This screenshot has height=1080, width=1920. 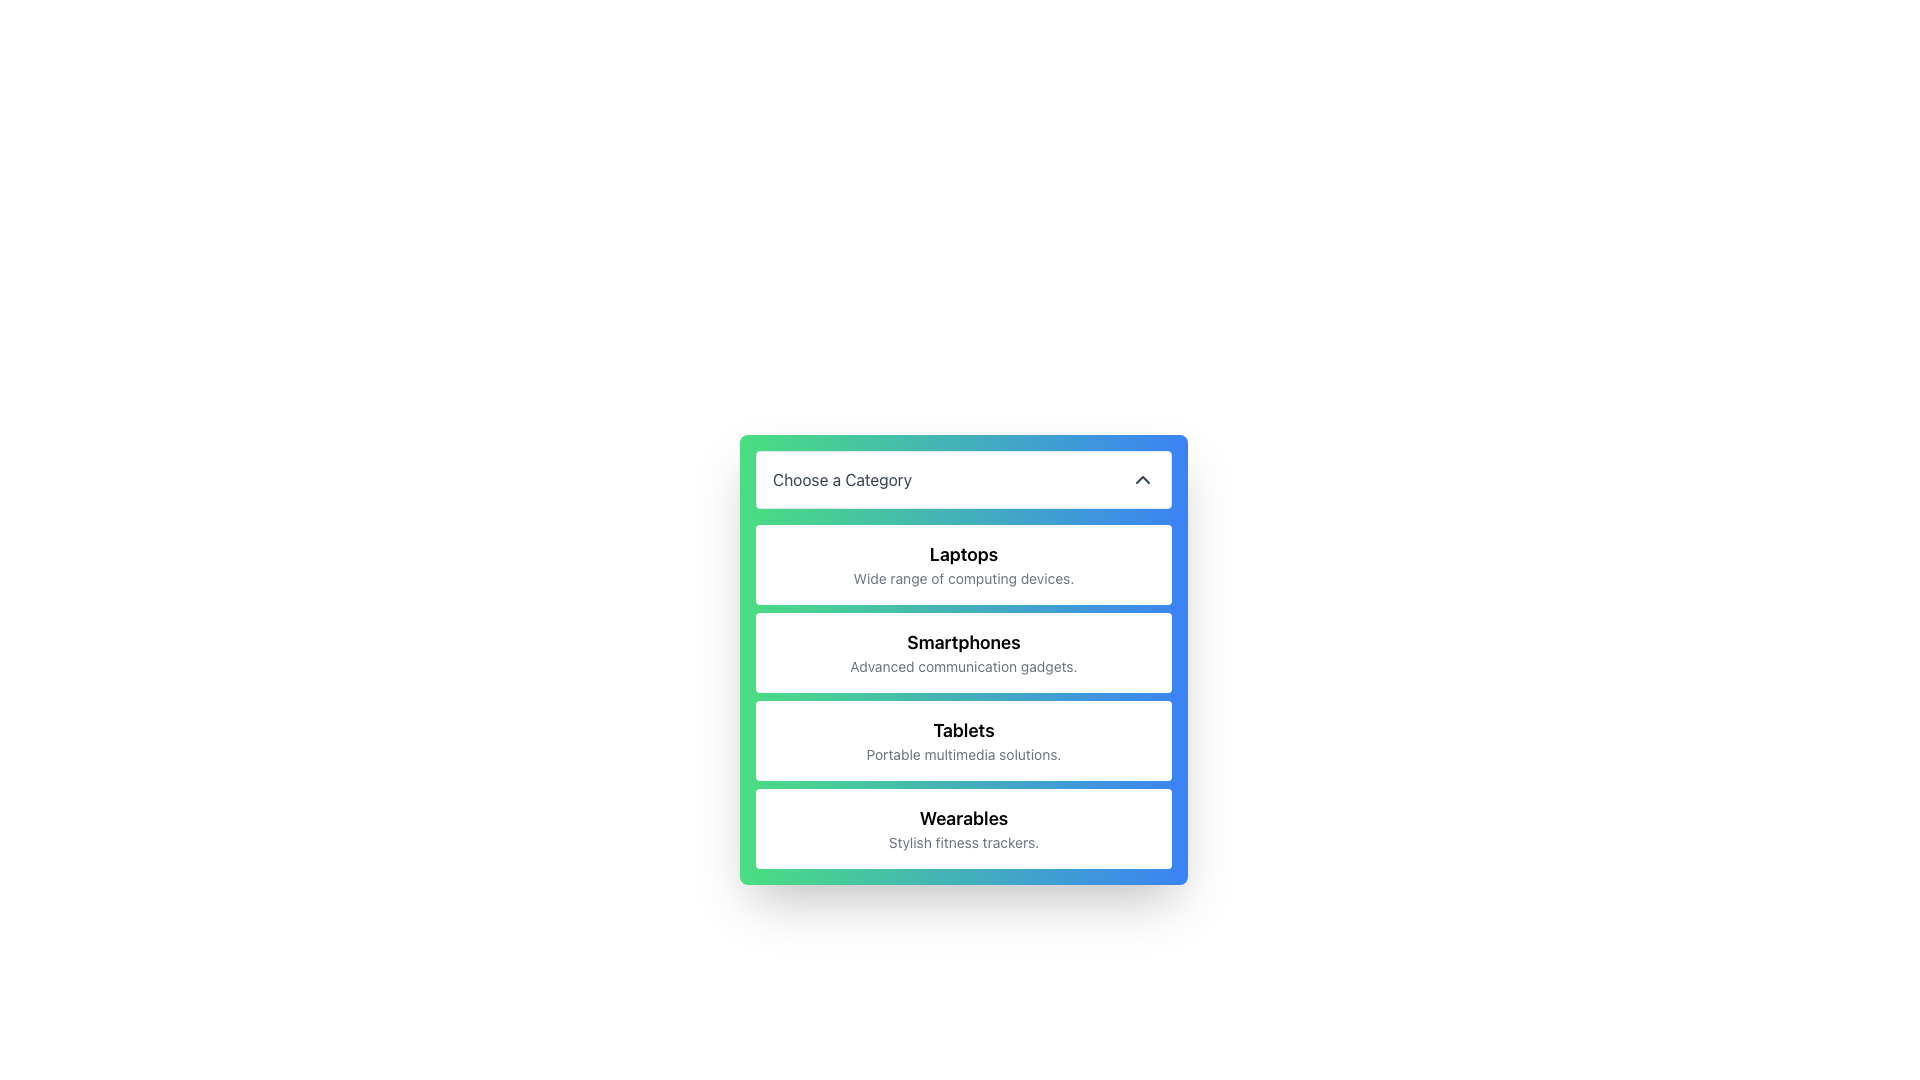 What do you see at coordinates (964, 829) in the screenshot?
I see `the fourth card in the category list labeled 'Wearables'` at bounding box center [964, 829].